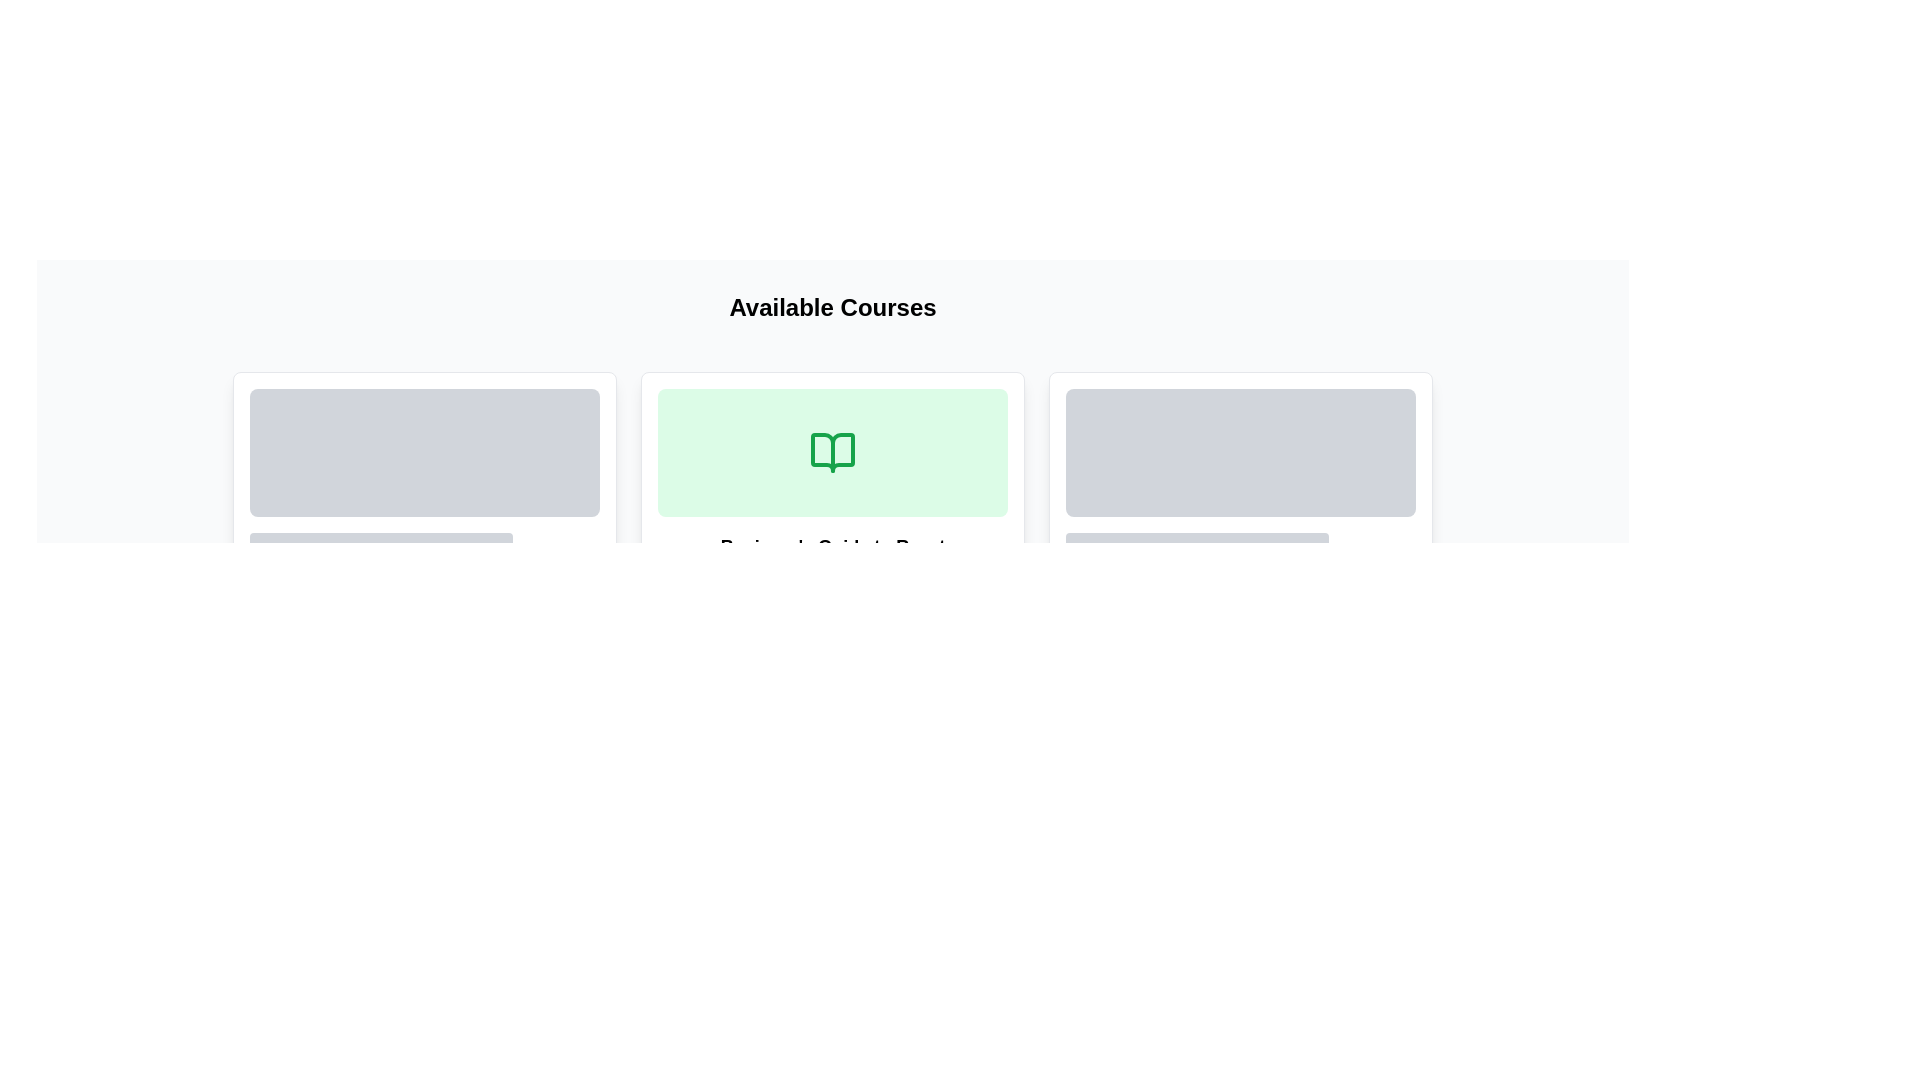  What do you see at coordinates (833, 452) in the screenshot?
I see `the right portion of the open book icon, which is styled with a green stroke and located in the 'Available Courses' section of the interface` at bounding box center [833, 452].